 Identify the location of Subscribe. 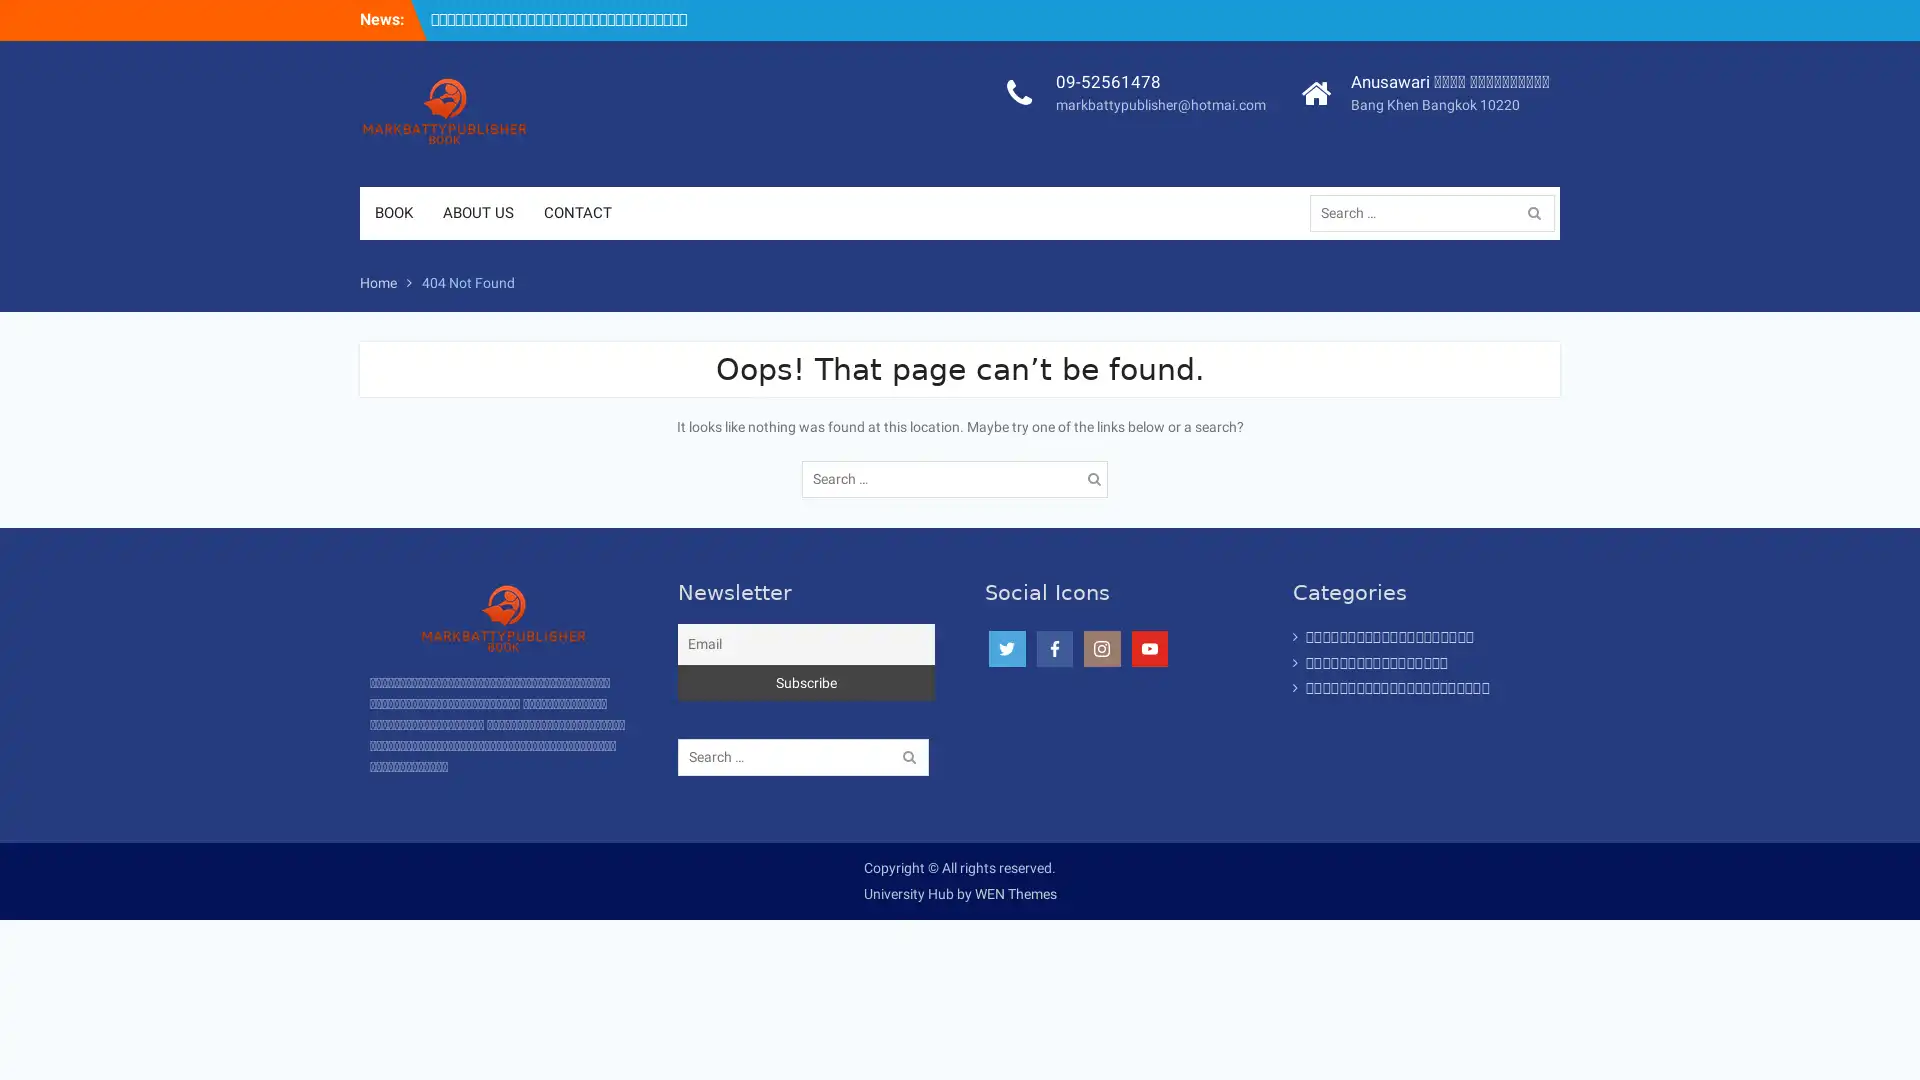
(806, 681).